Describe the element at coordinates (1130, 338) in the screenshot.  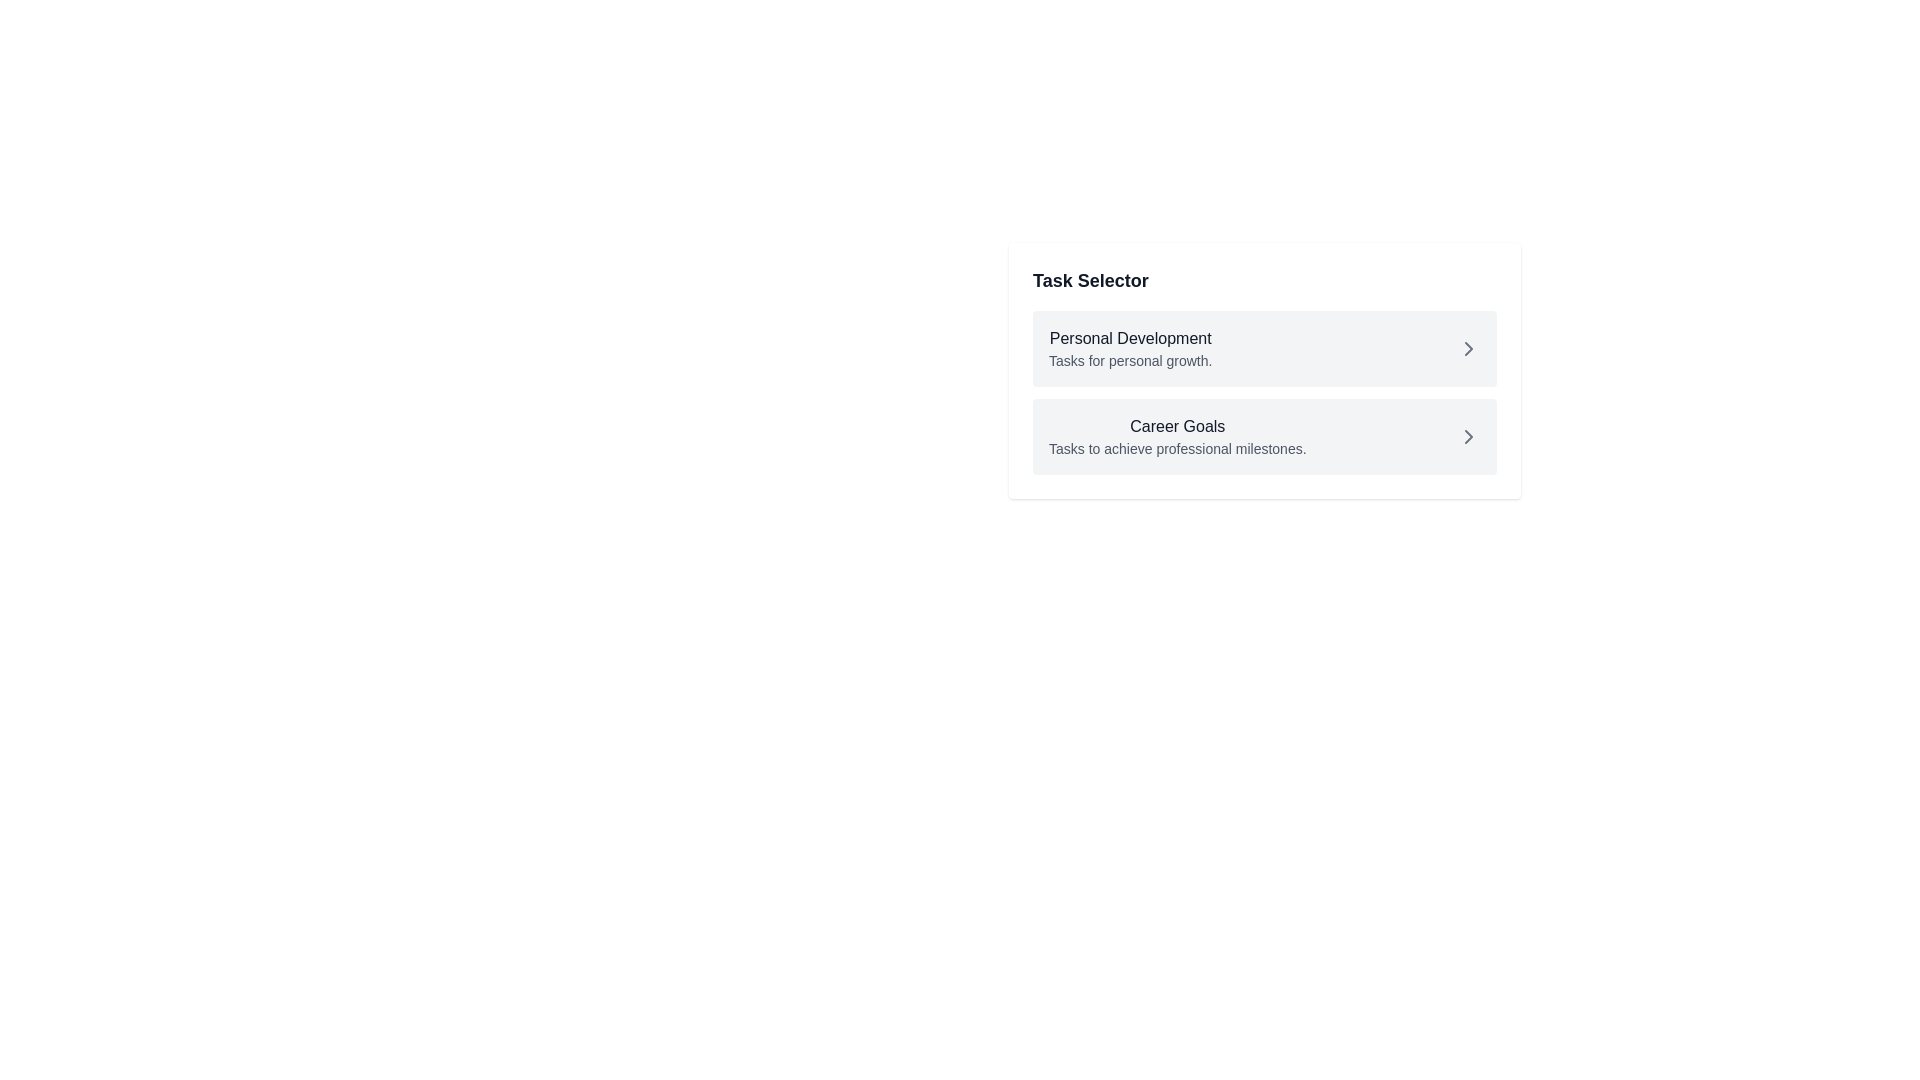
I see `the bold heading 'Personal Development' to interact with the option located in the 'Task Selector' section` at that location.